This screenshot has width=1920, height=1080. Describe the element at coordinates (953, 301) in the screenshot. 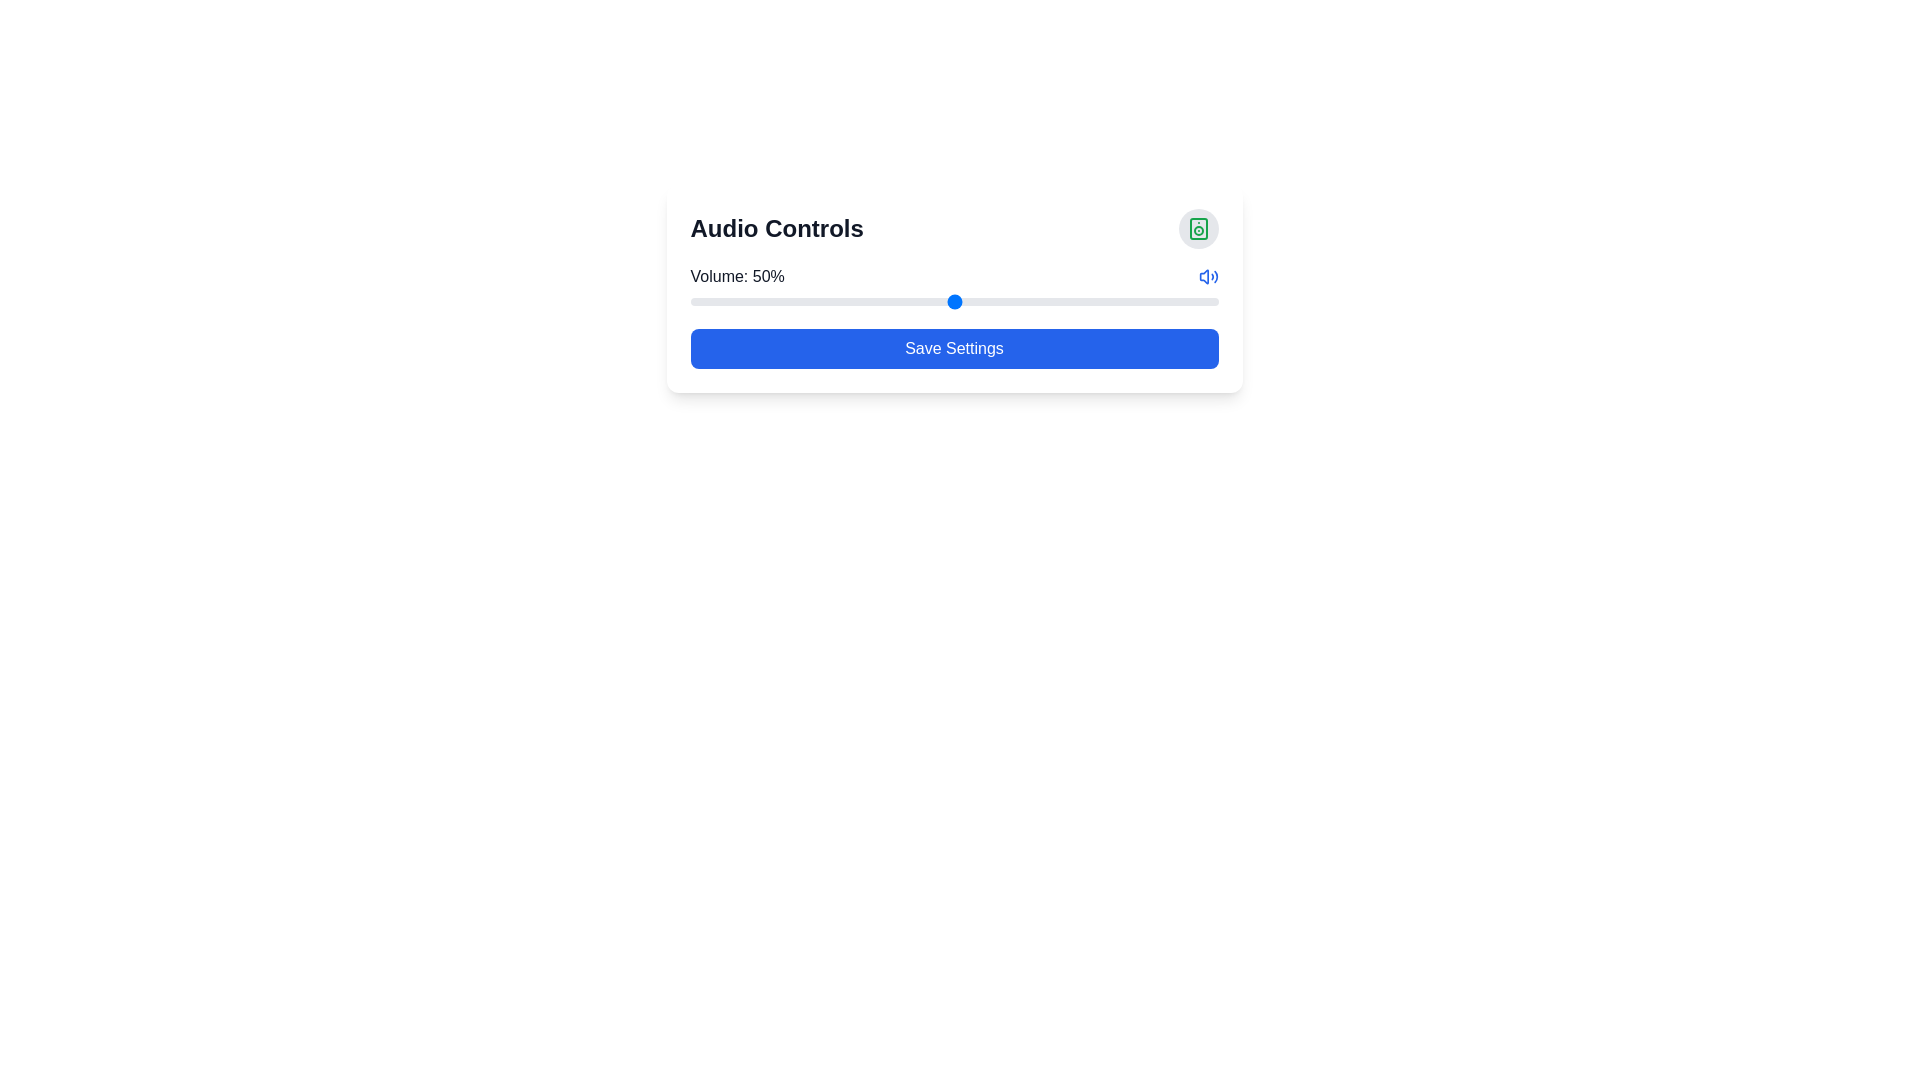

I see `the horizontal range slider with a gray track and blue thumb` at that location.